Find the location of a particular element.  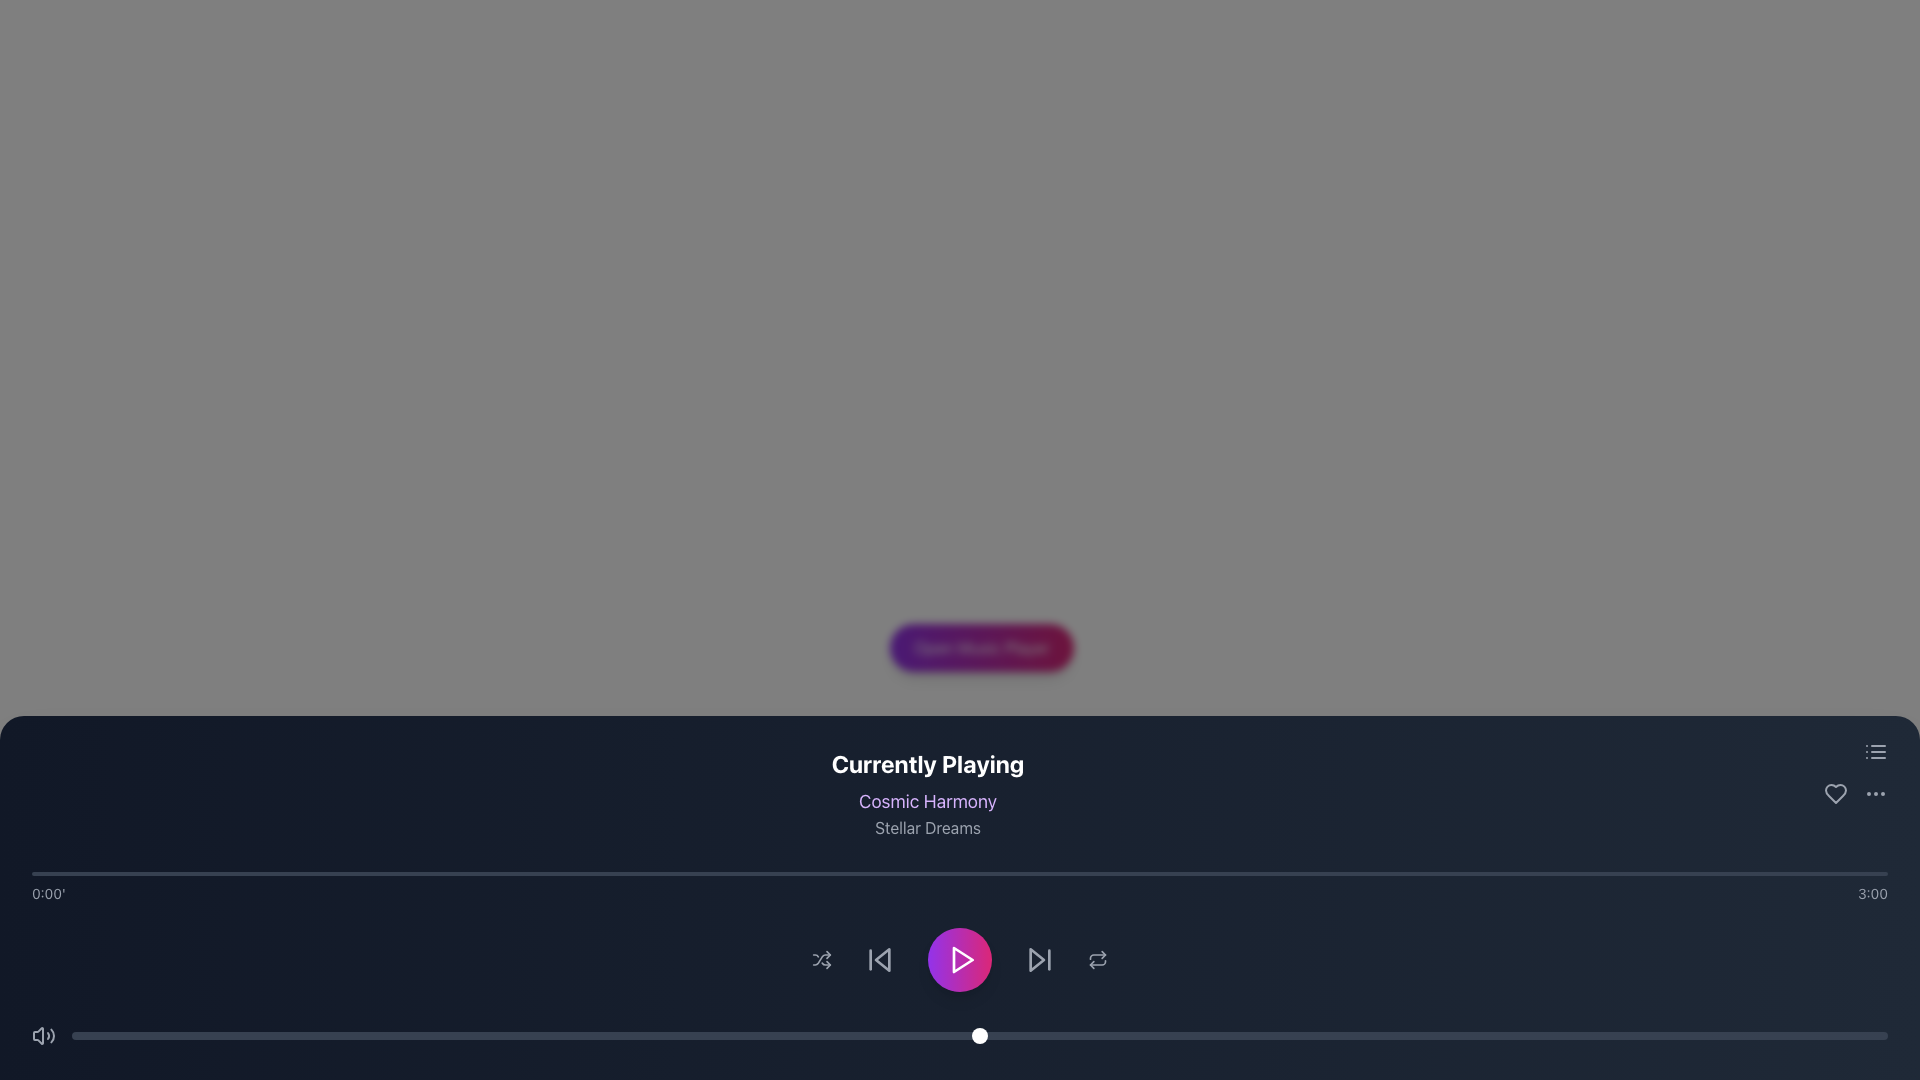

playback position is located at coordinates (1371, 873).